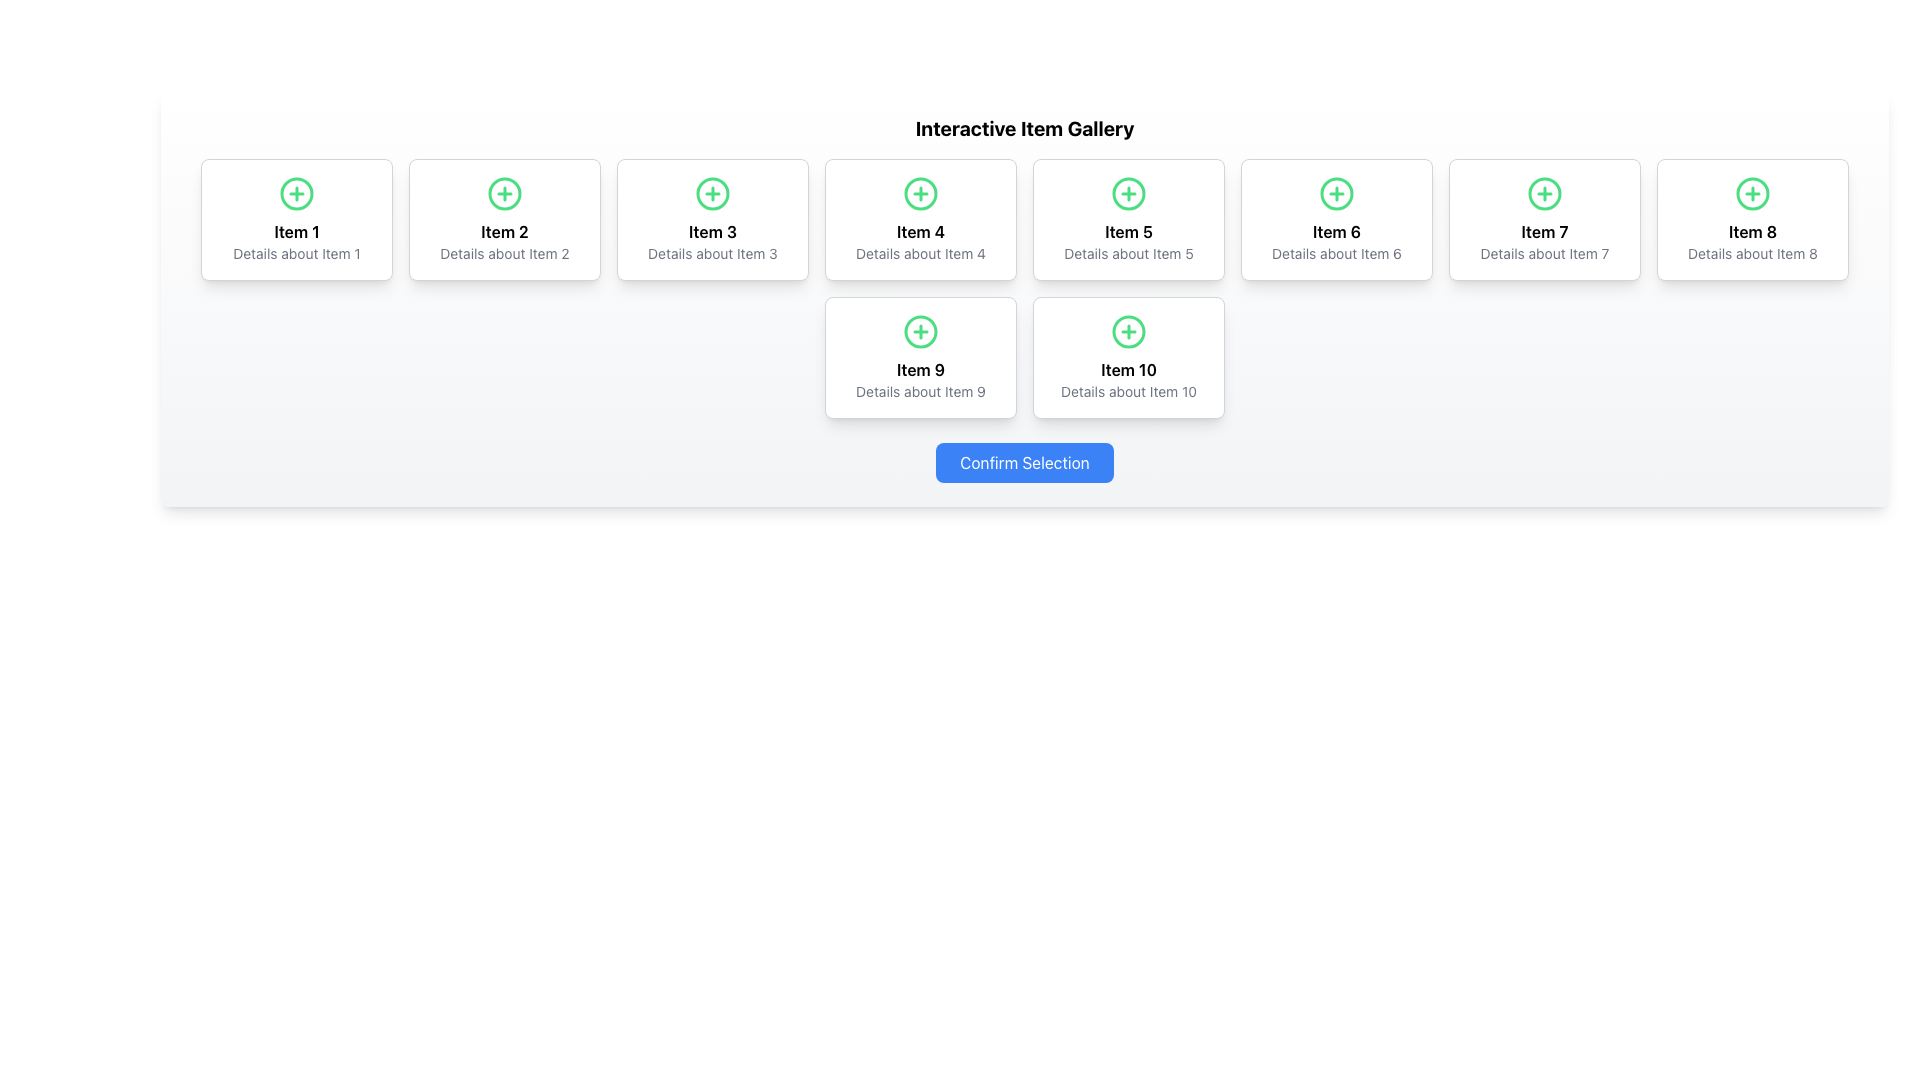 Image resolution: width=1920 pixels, height=1080 pixels. What do you see at coordinates (1337, 219) in the screenshot?
I see `the card displaying information about 'Item 6', which is located in the second row and sixth column of the grid layout` at bounding box center [1337, 219].